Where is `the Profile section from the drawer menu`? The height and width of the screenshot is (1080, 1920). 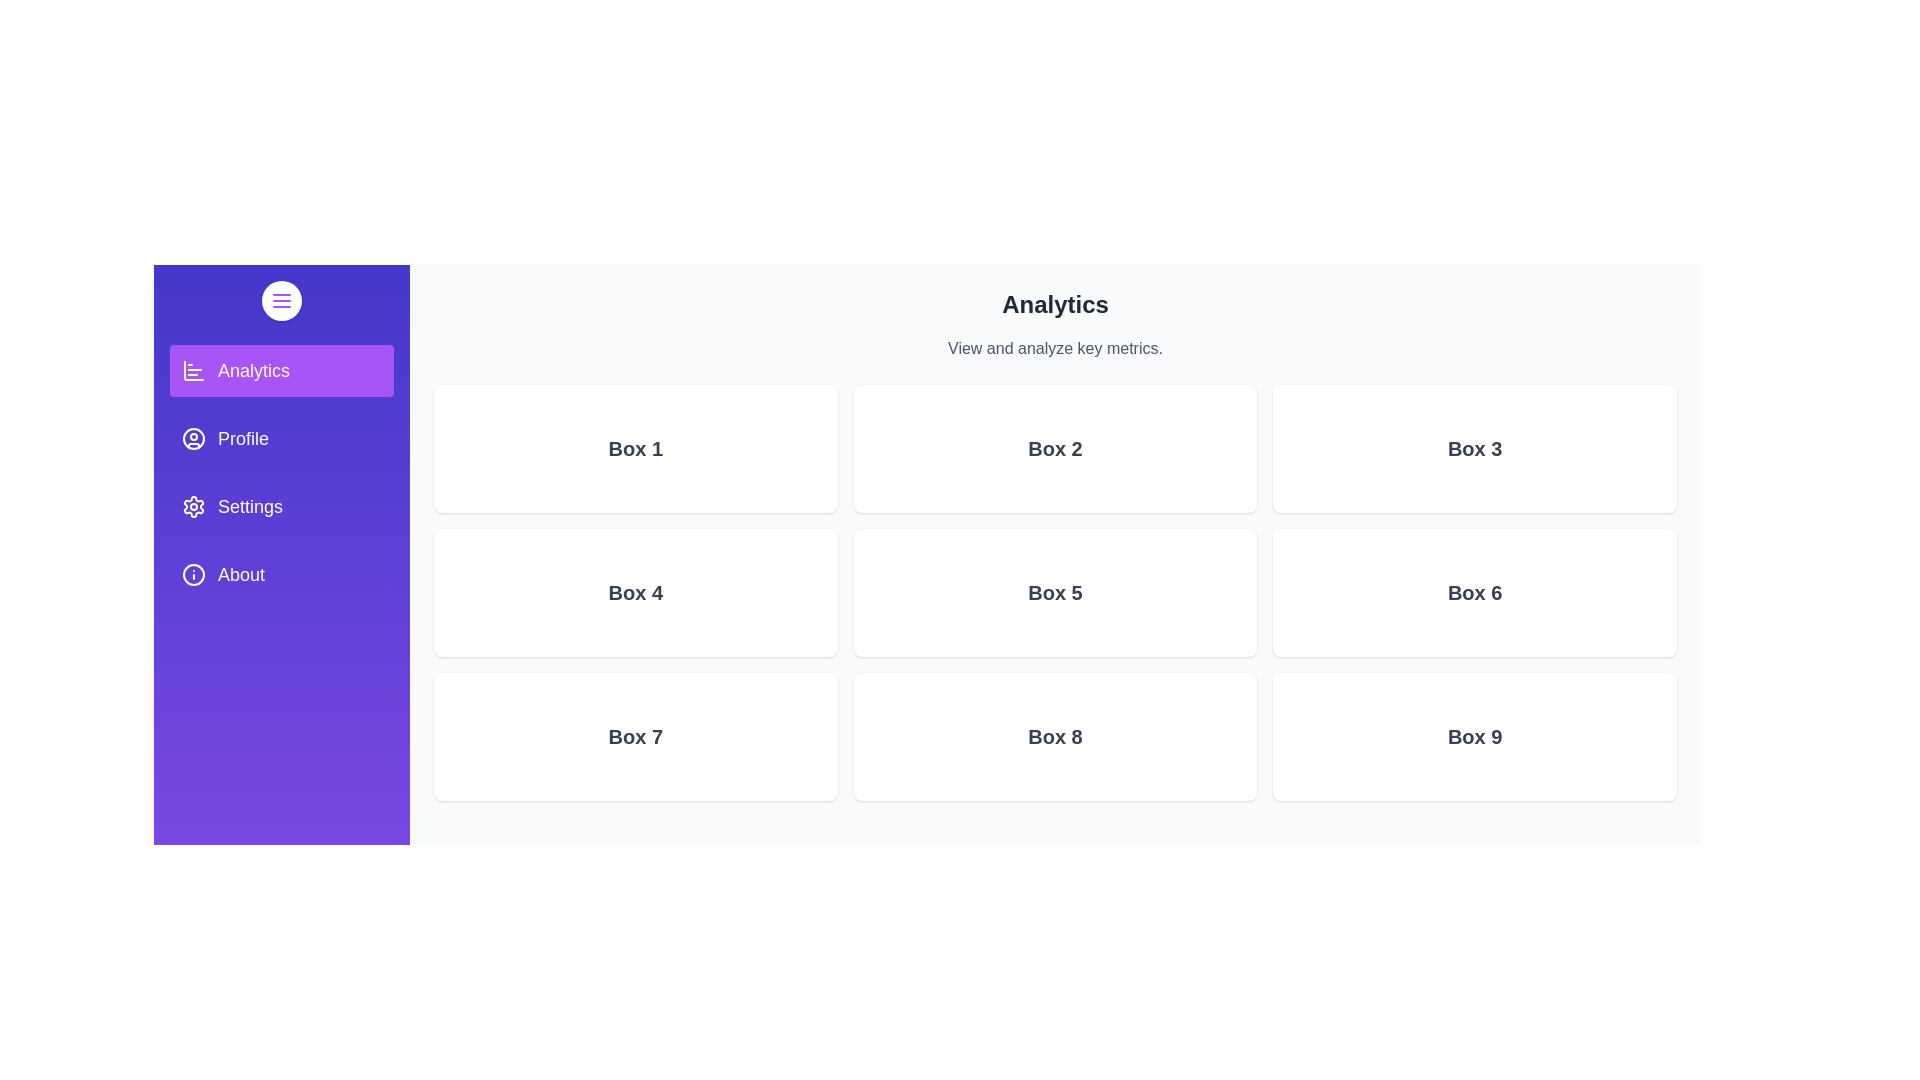 the Profile section from the drawer menu is located at coordinates (281, 438).